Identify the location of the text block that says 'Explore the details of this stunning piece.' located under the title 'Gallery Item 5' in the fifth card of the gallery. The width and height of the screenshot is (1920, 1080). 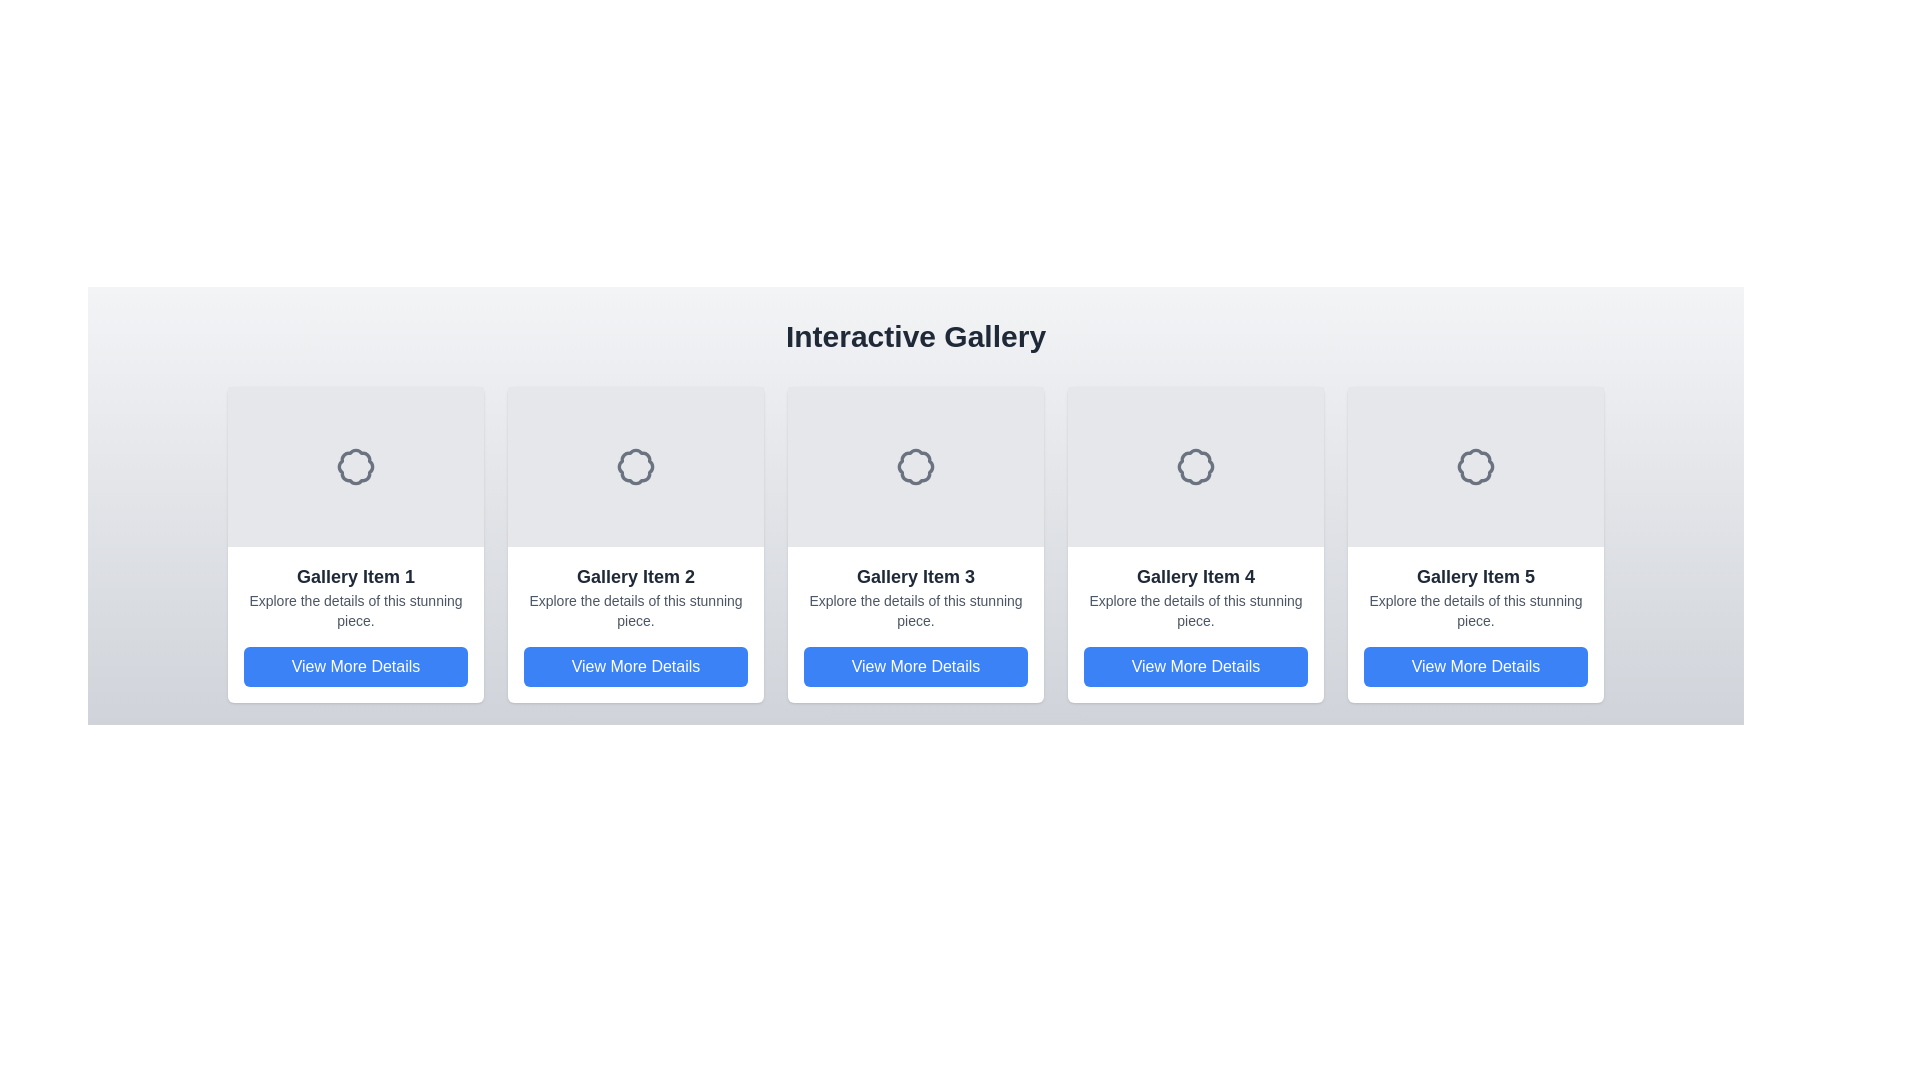
(1476, 609).